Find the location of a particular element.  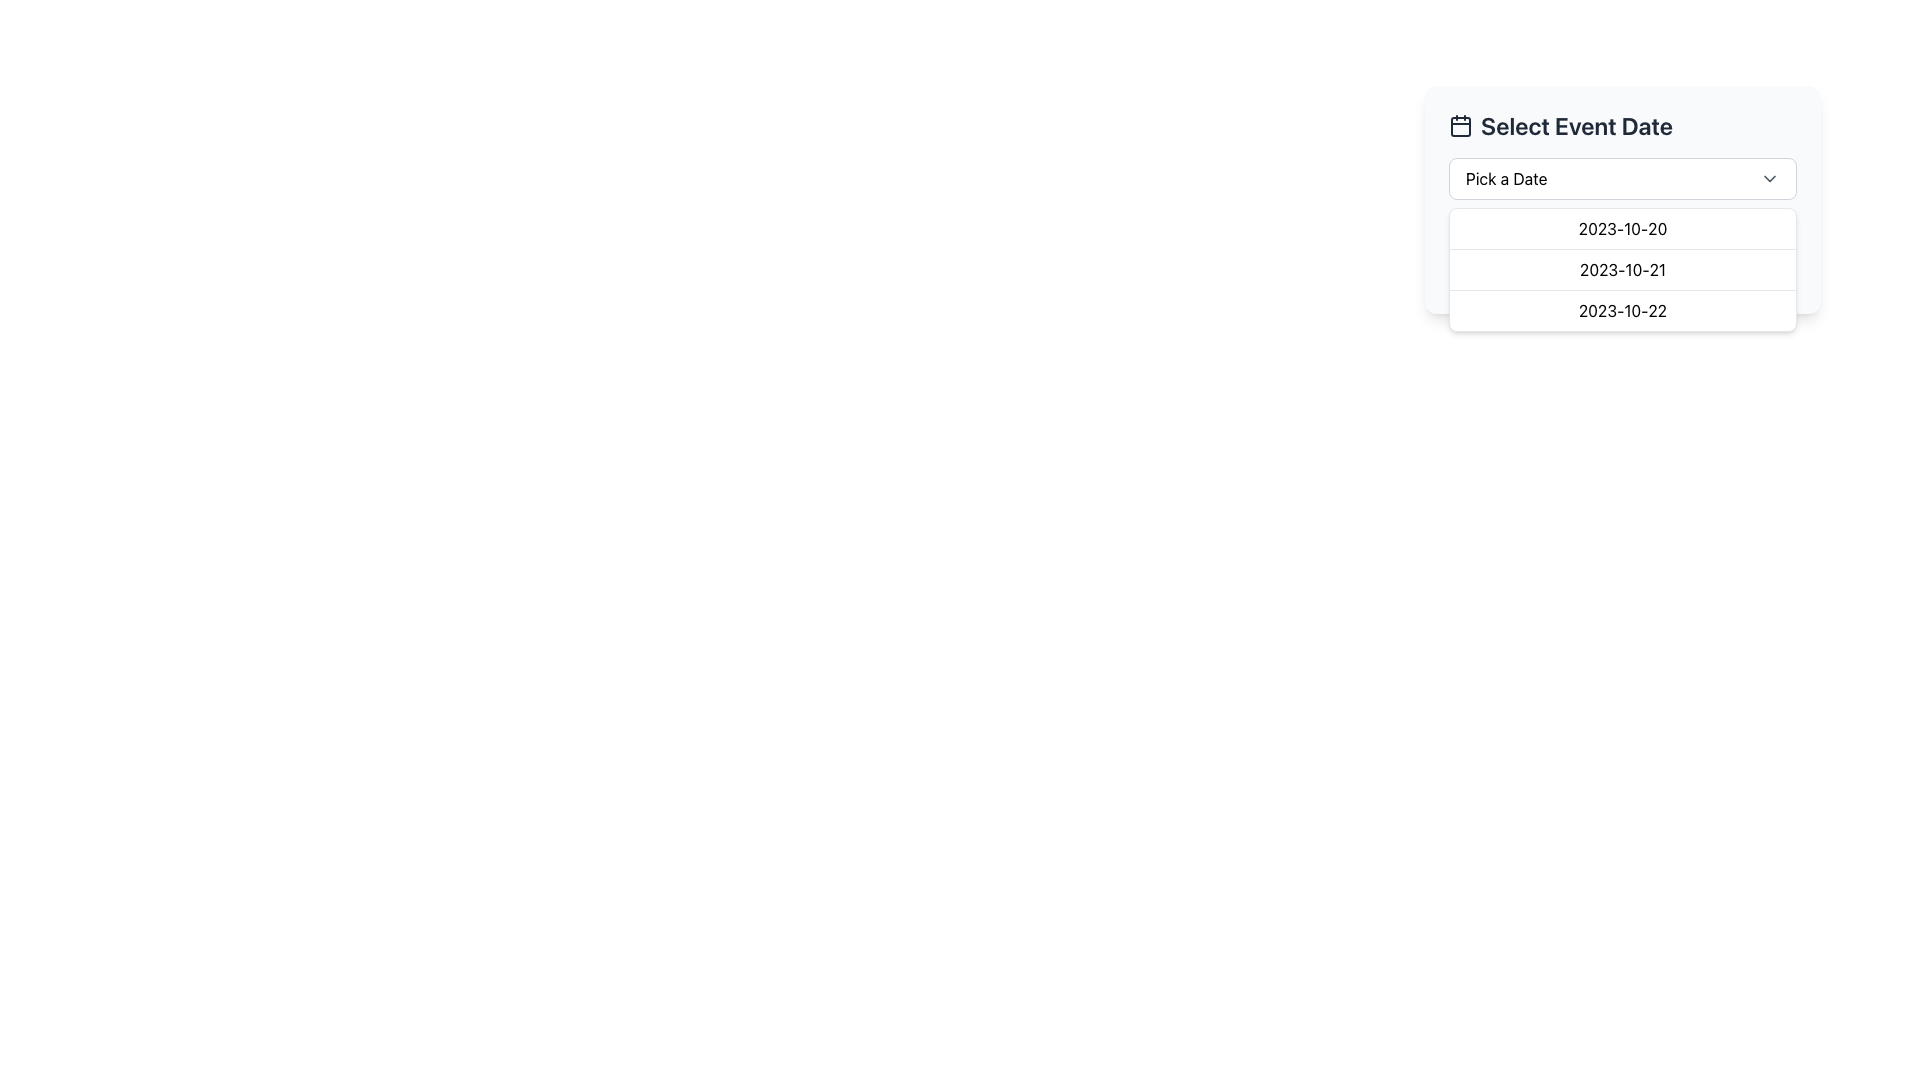

the second date entry '2023-10-21' in the dropdown list is located at coordinates (1622, 270).